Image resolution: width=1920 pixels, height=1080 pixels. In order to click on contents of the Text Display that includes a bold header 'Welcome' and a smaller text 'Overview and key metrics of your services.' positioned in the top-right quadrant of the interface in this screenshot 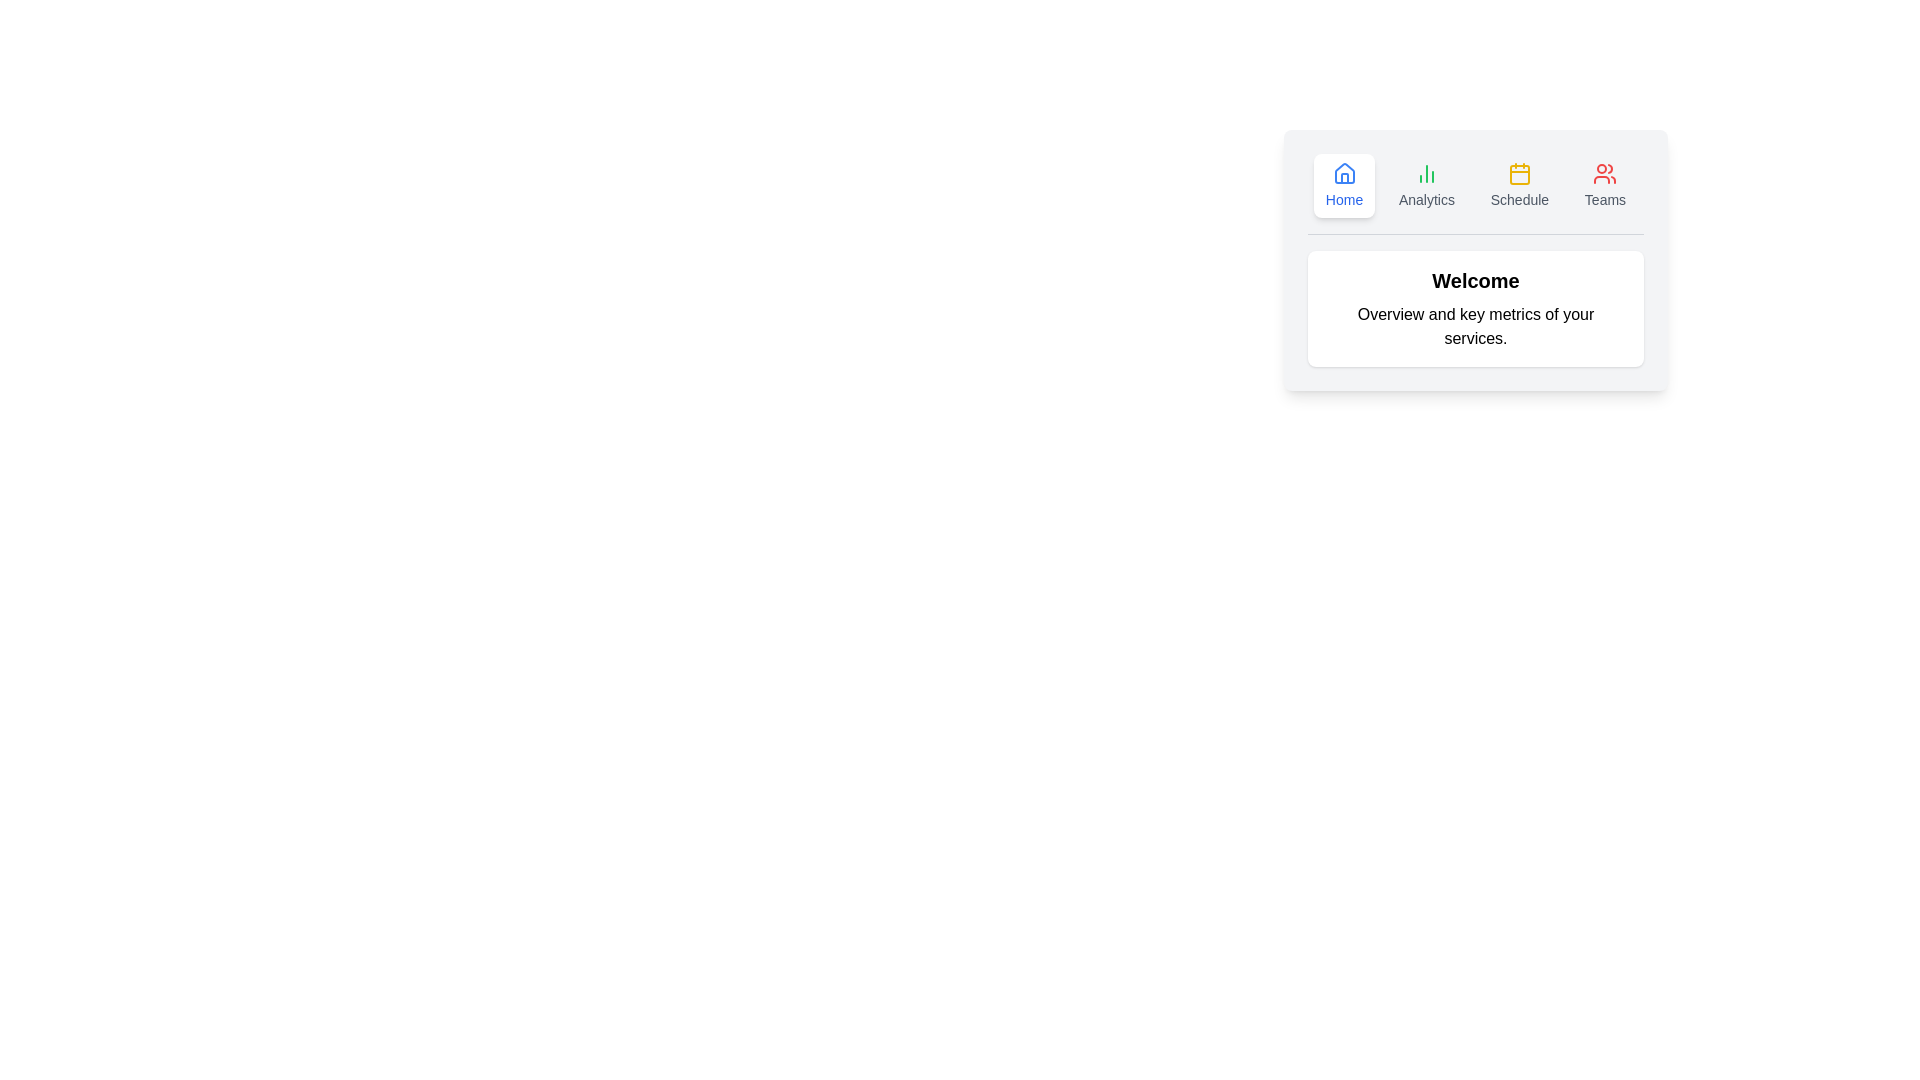, I will do `click(1476, 308)`.